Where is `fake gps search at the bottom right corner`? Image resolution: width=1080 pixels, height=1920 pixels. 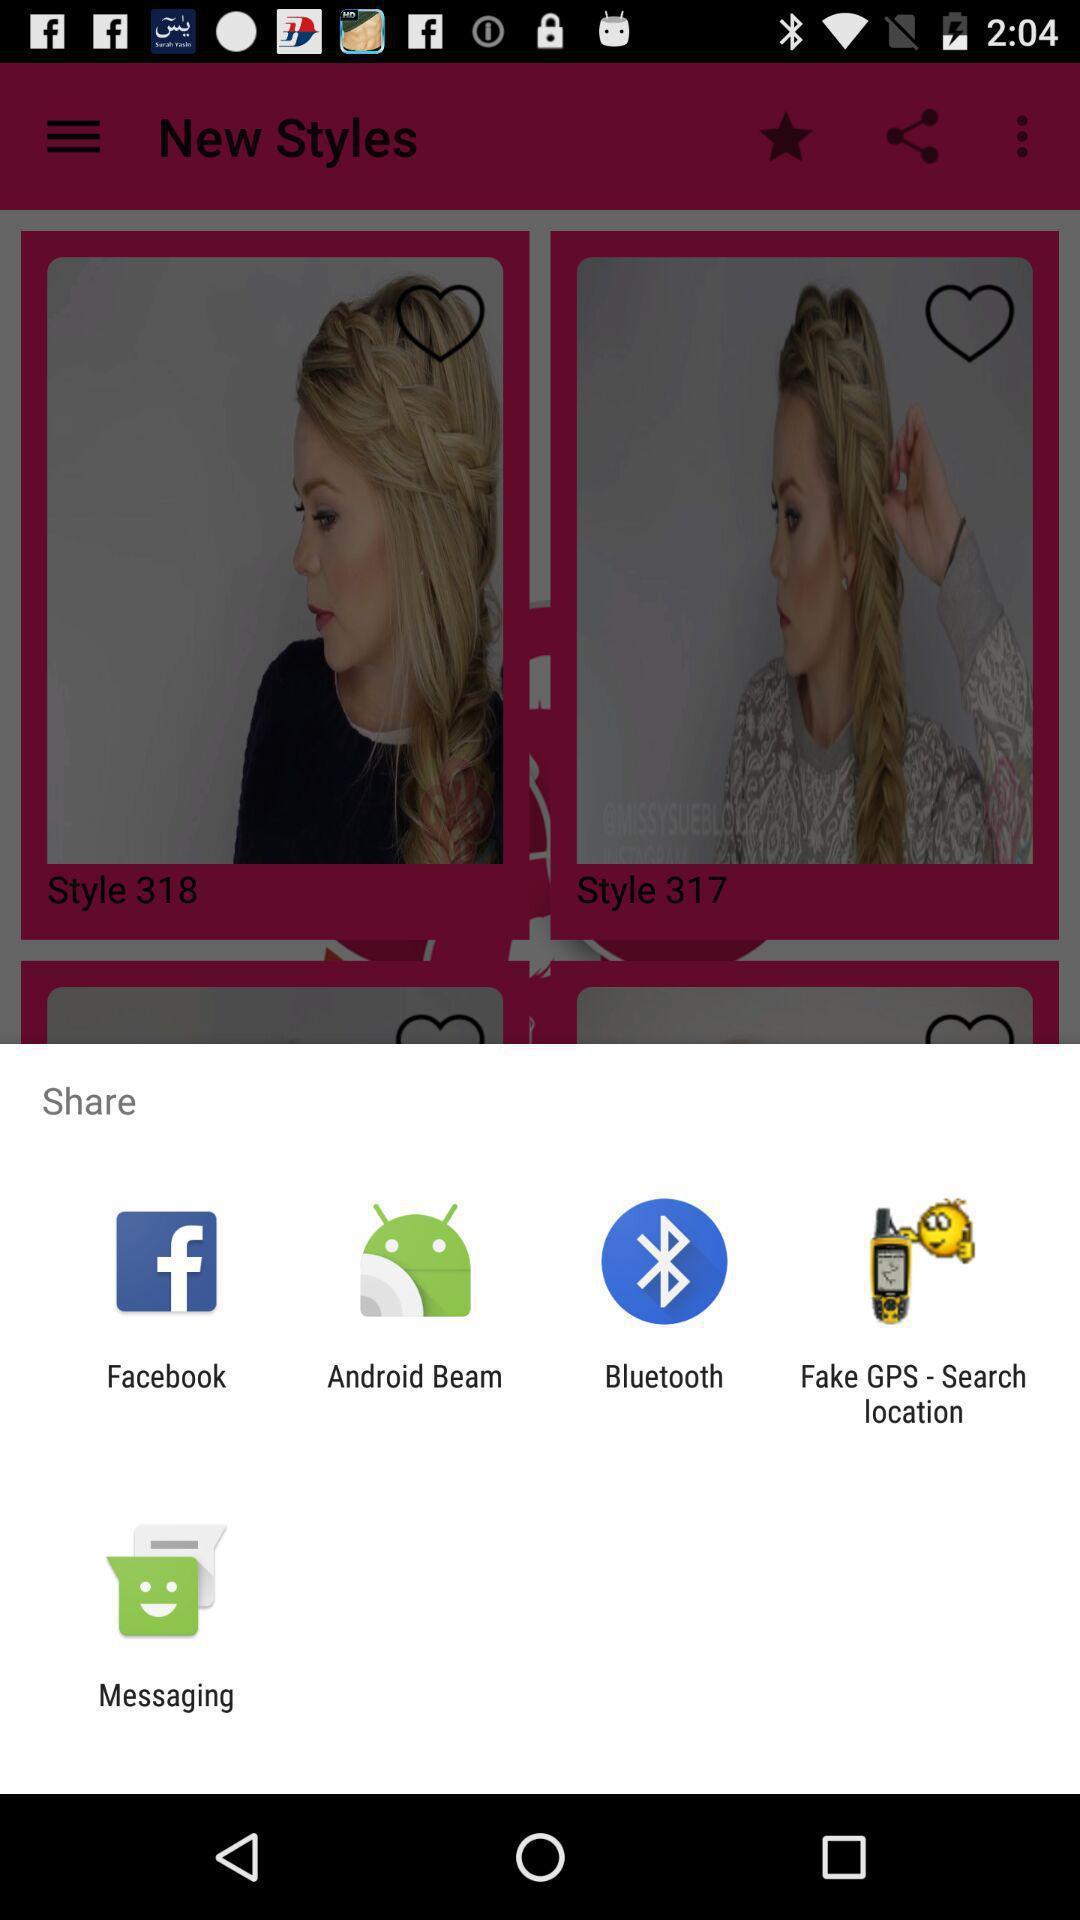
fake gps search at the bottom right corner is located at coordinates (913, 1392).